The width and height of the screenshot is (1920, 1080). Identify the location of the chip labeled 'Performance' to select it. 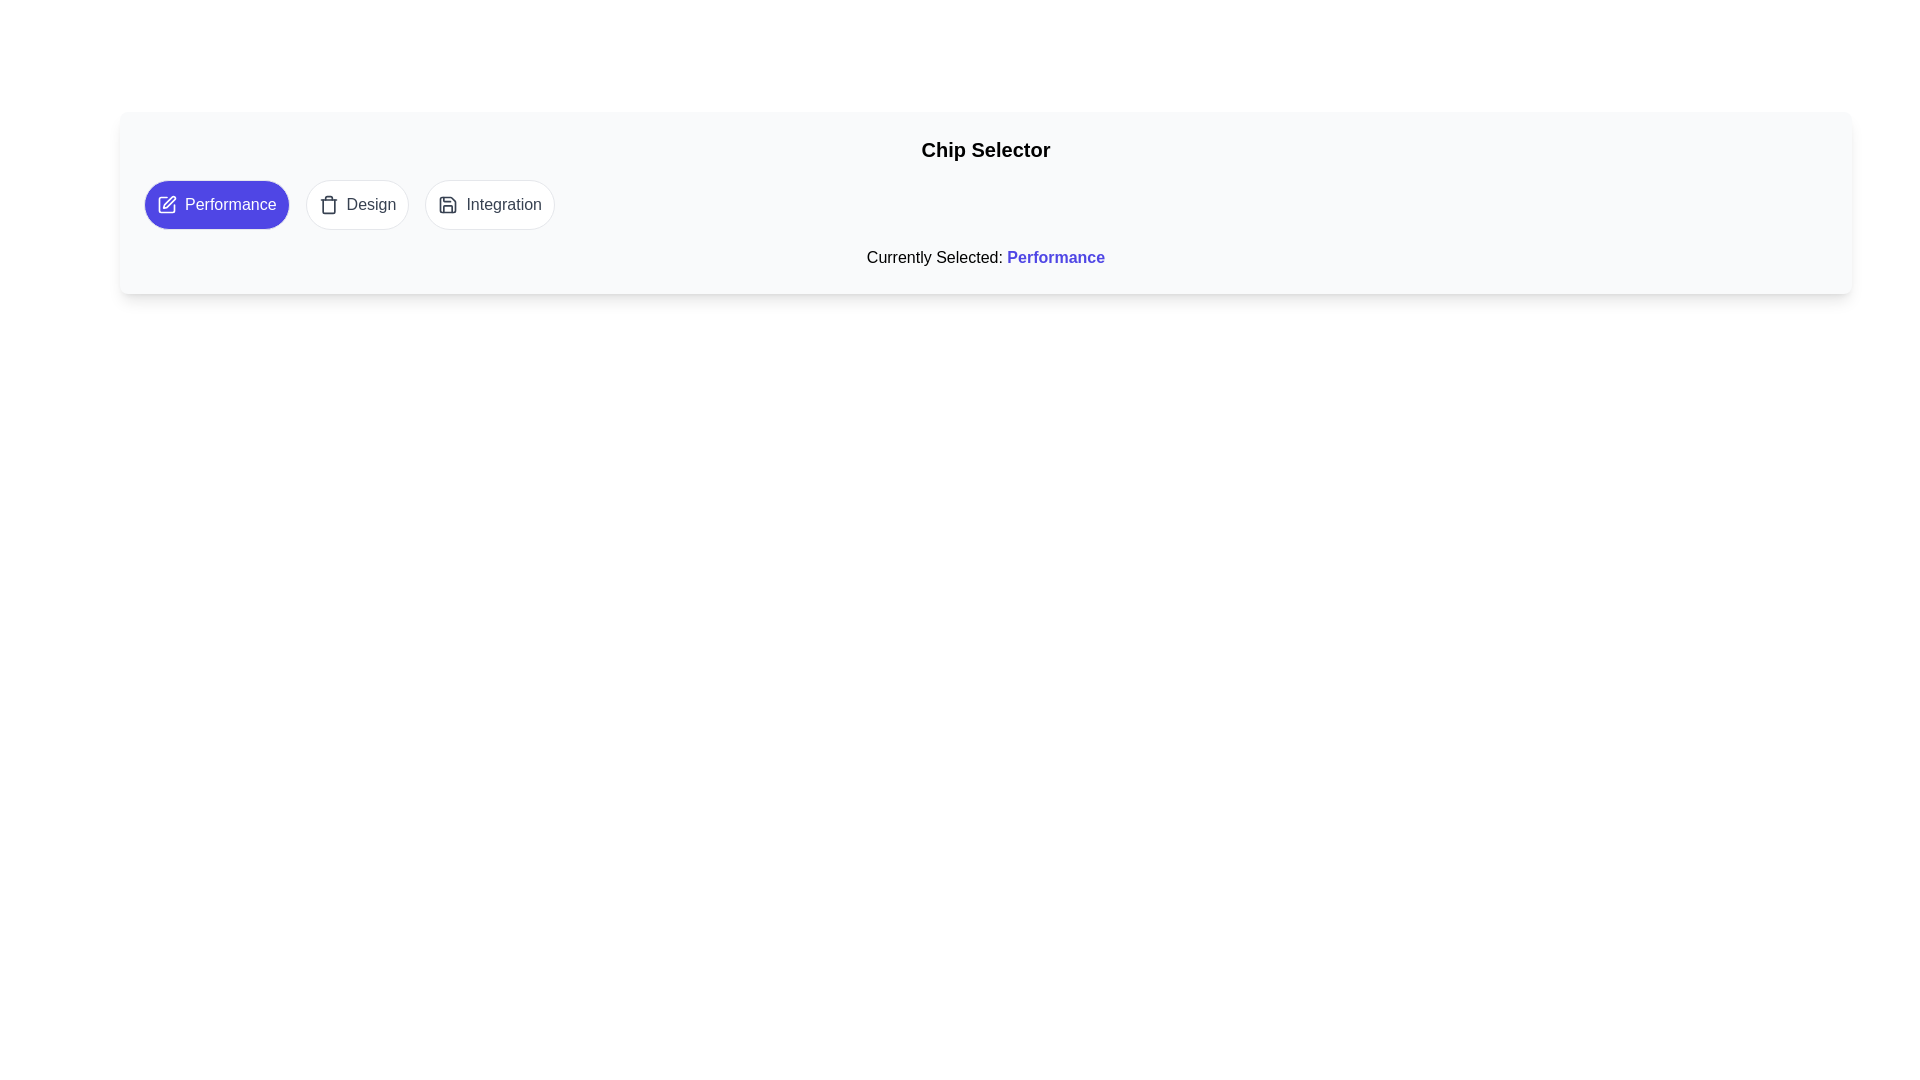
(216, 204).